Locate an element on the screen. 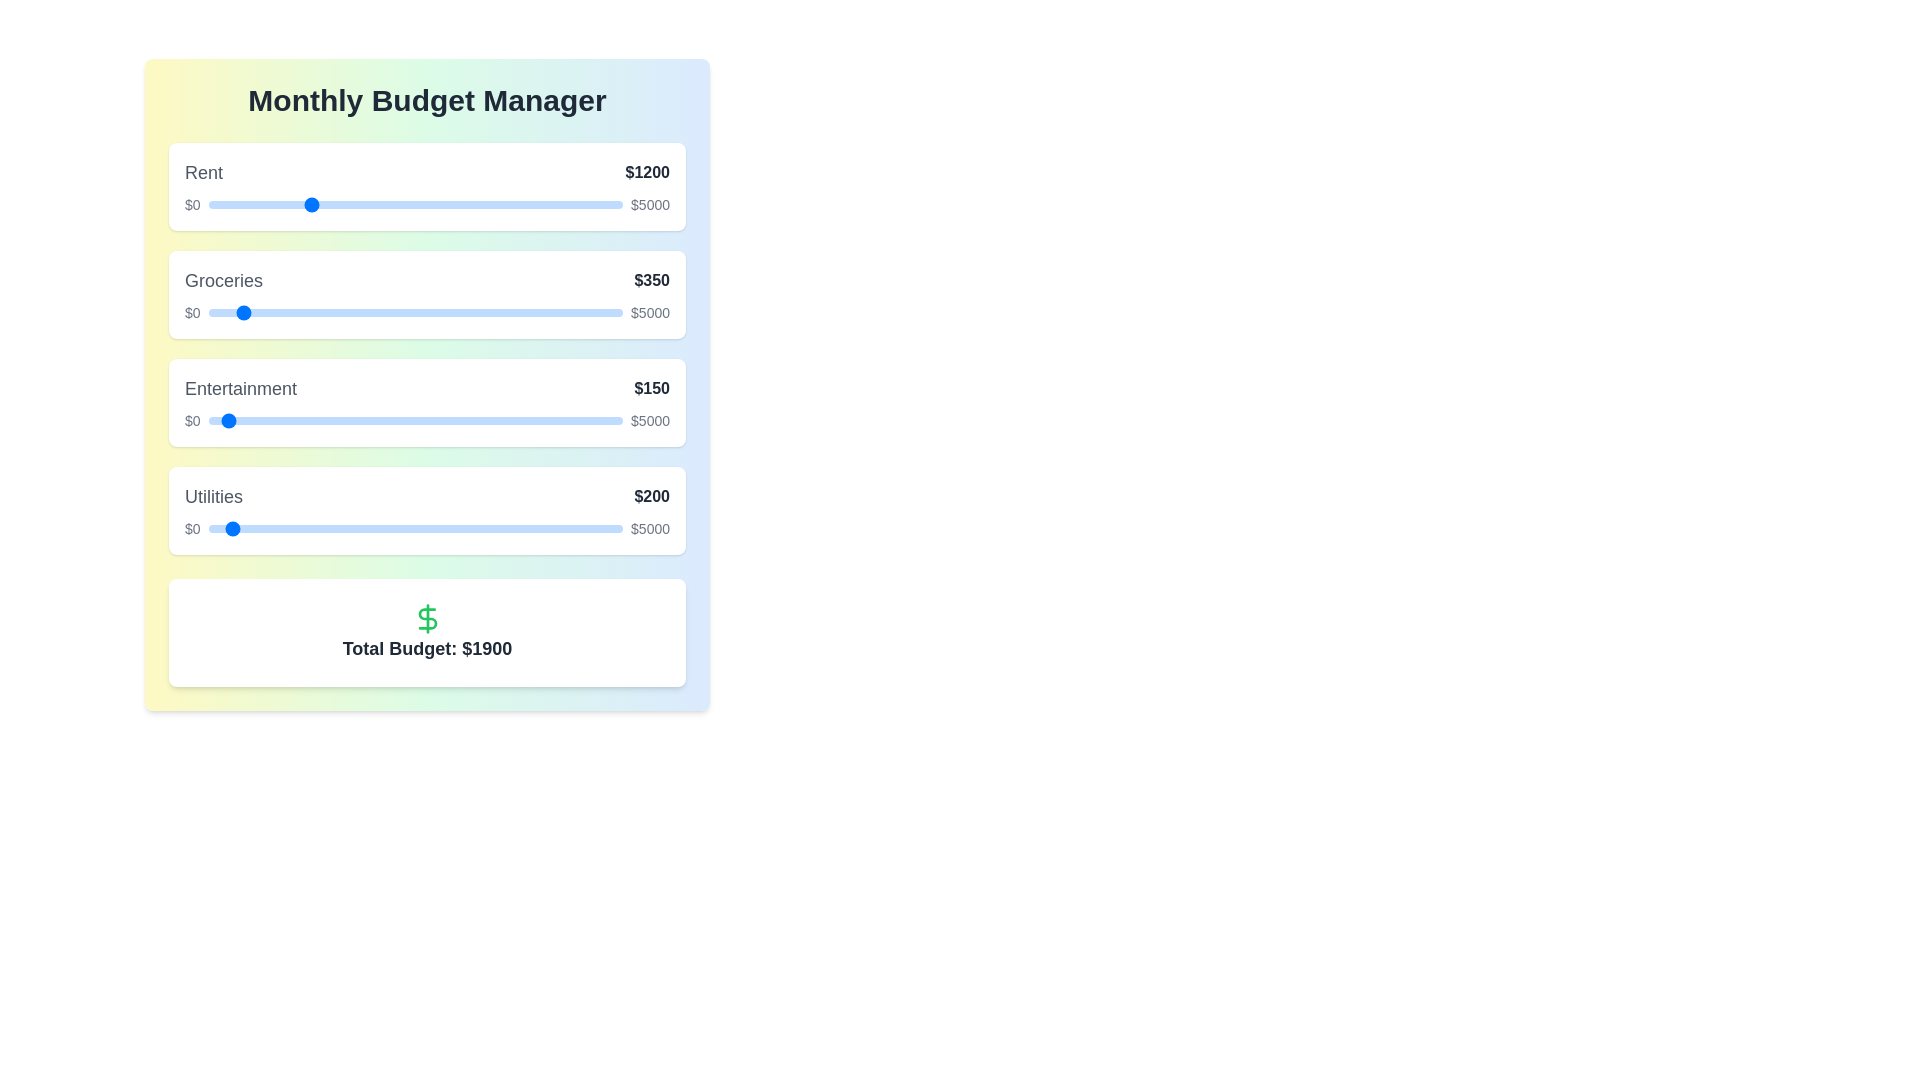 This screenshot has width=1920, height=1080. rent budget is located at coordinates (270, 204).